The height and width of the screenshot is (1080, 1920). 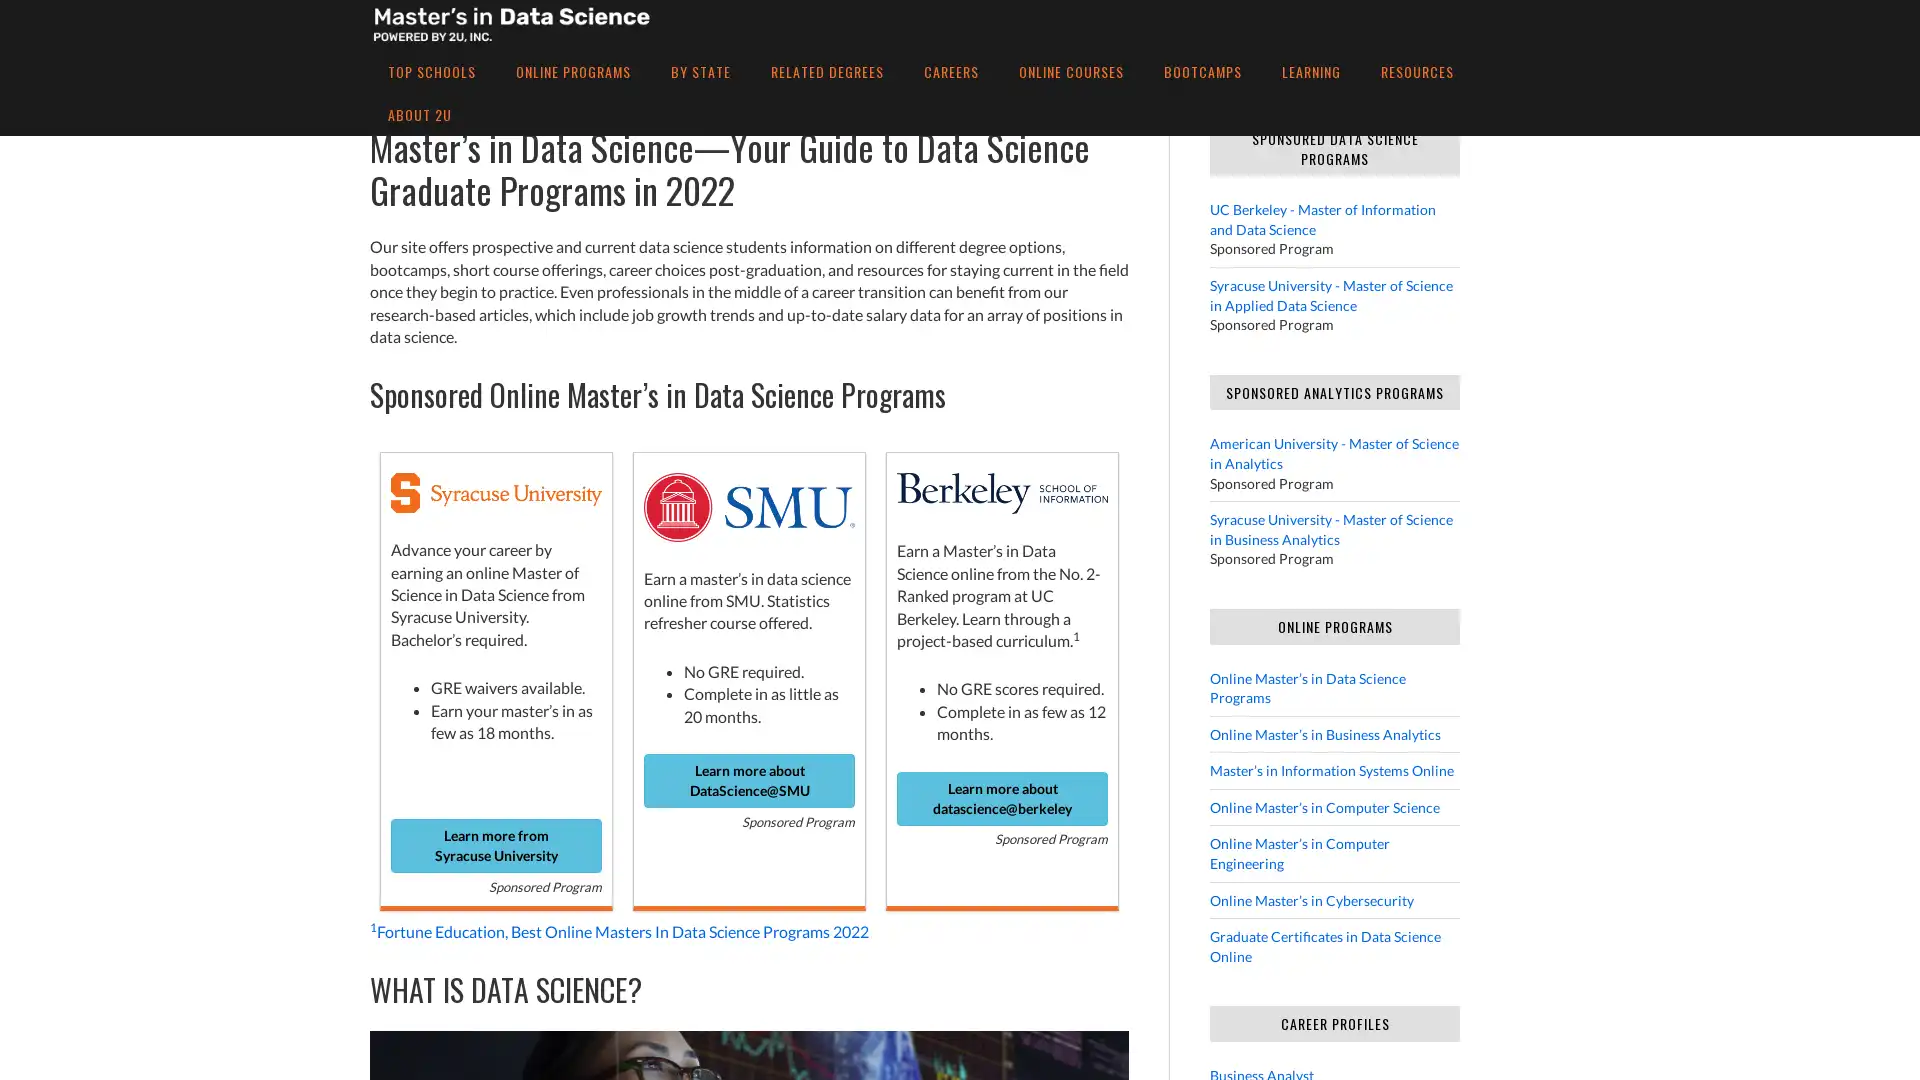 What do you see at coordinates (496, 844) in the screenshot?
I see `Learn more from Syracuse University` at bounding box center [496, 844].